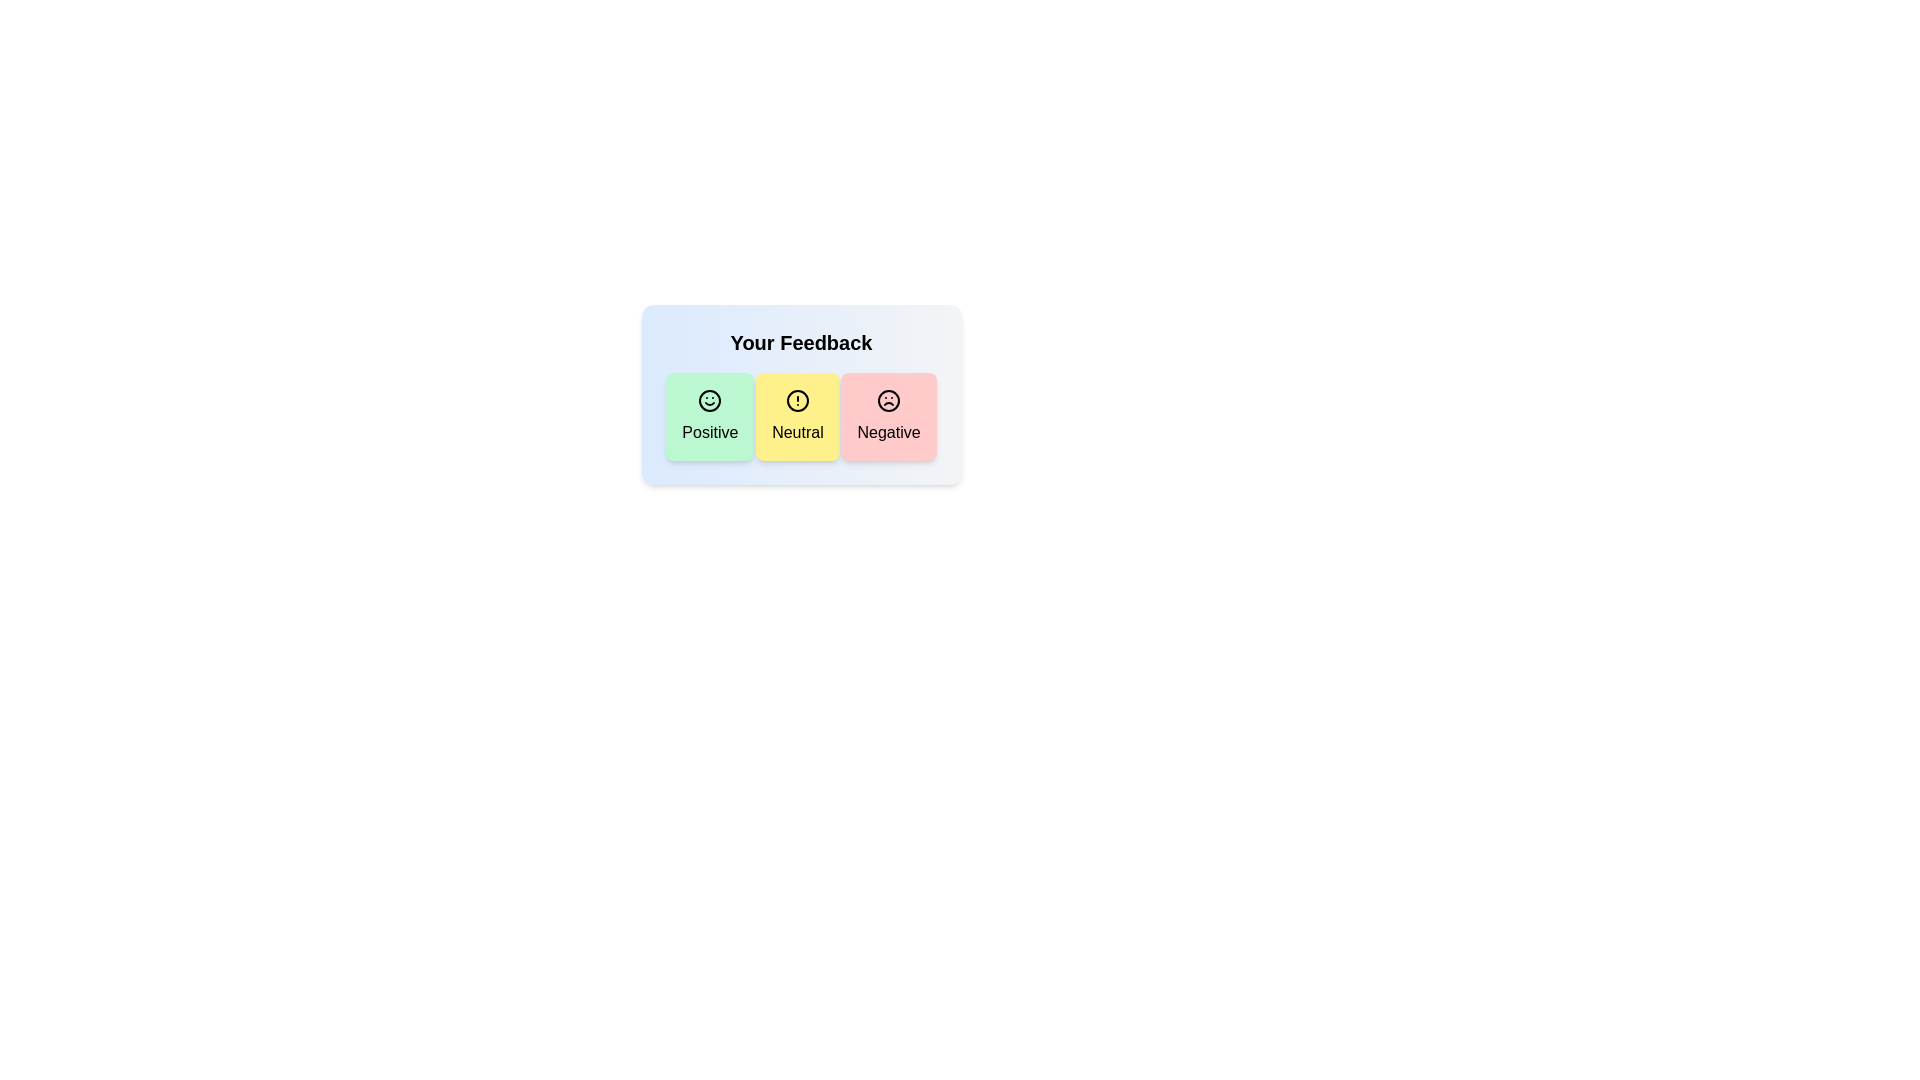  I want to click on the 'Neutral' feedback button located under the 'Your Feedback' heading, positioned between the 'Positive' and 'Negative' options, so click(801, 394).